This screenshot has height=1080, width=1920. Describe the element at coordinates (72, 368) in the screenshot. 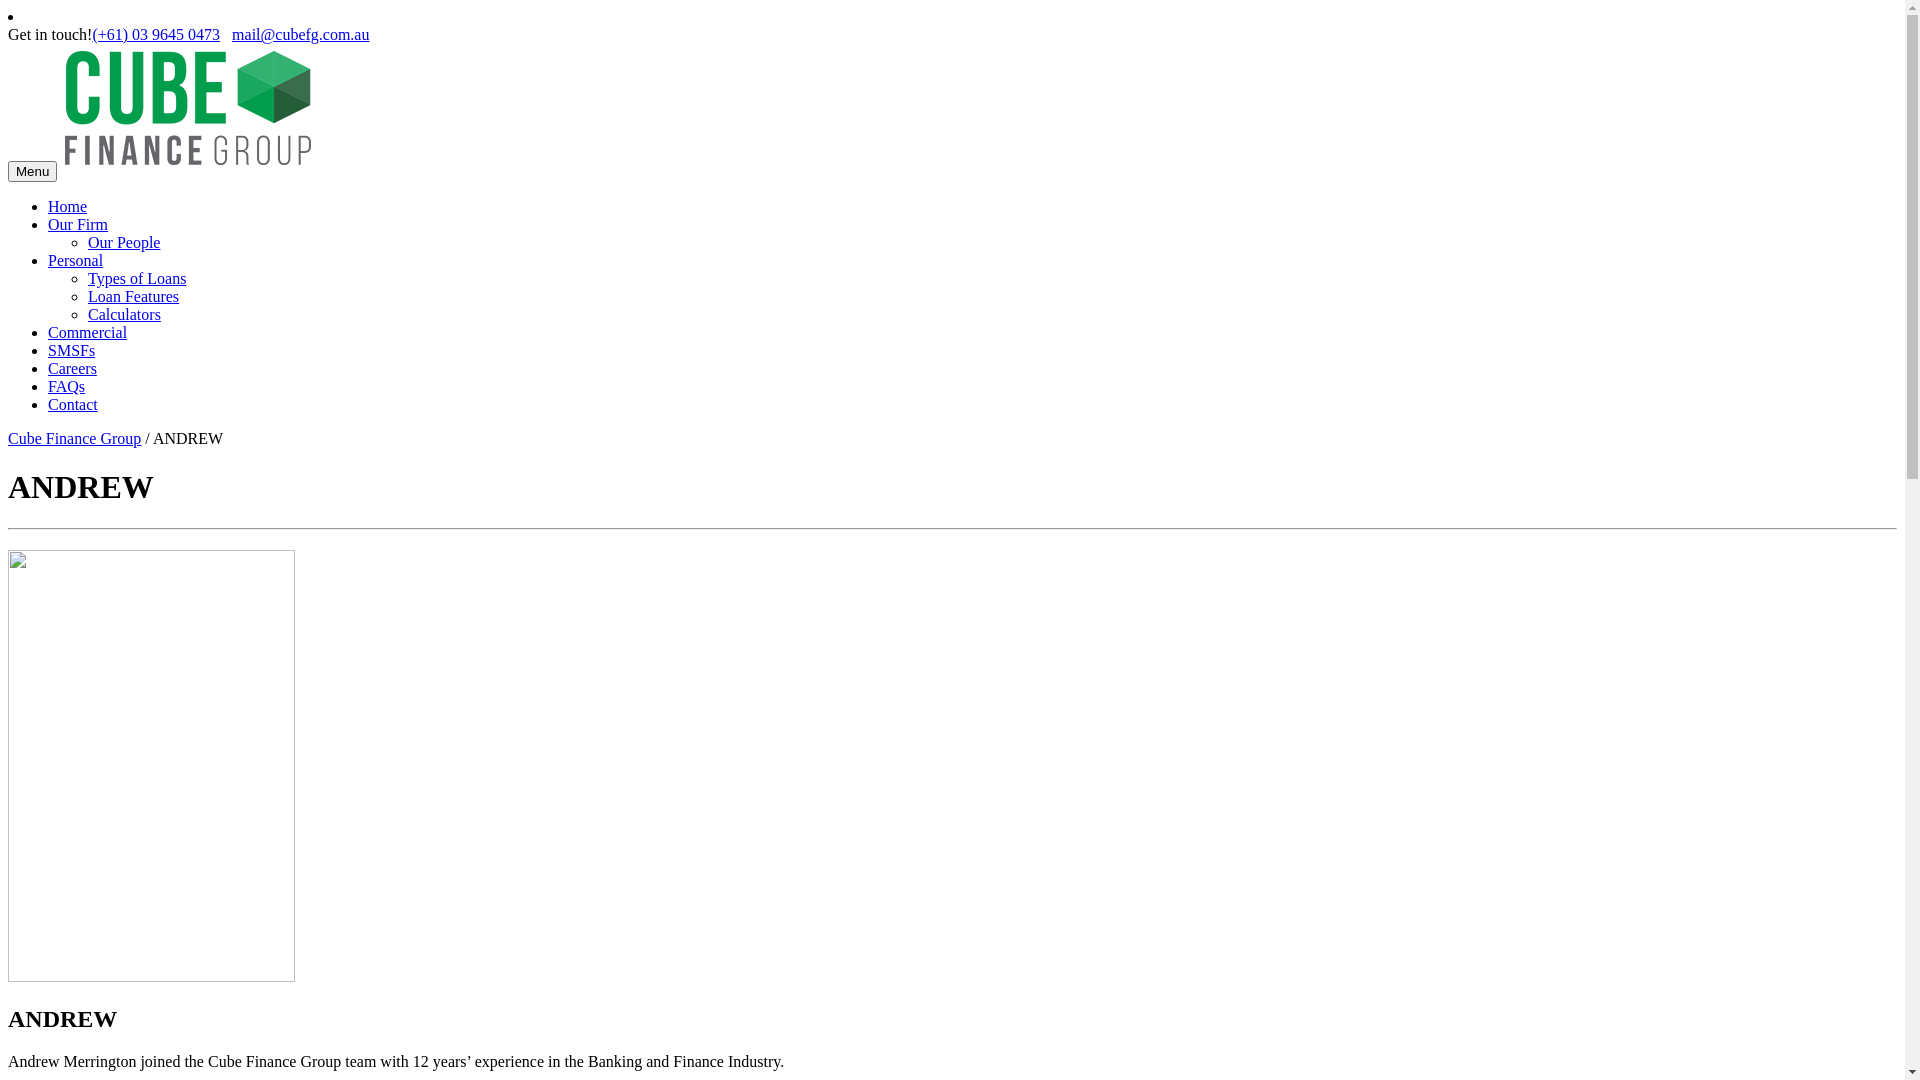

I see `'Careers'` at that location.